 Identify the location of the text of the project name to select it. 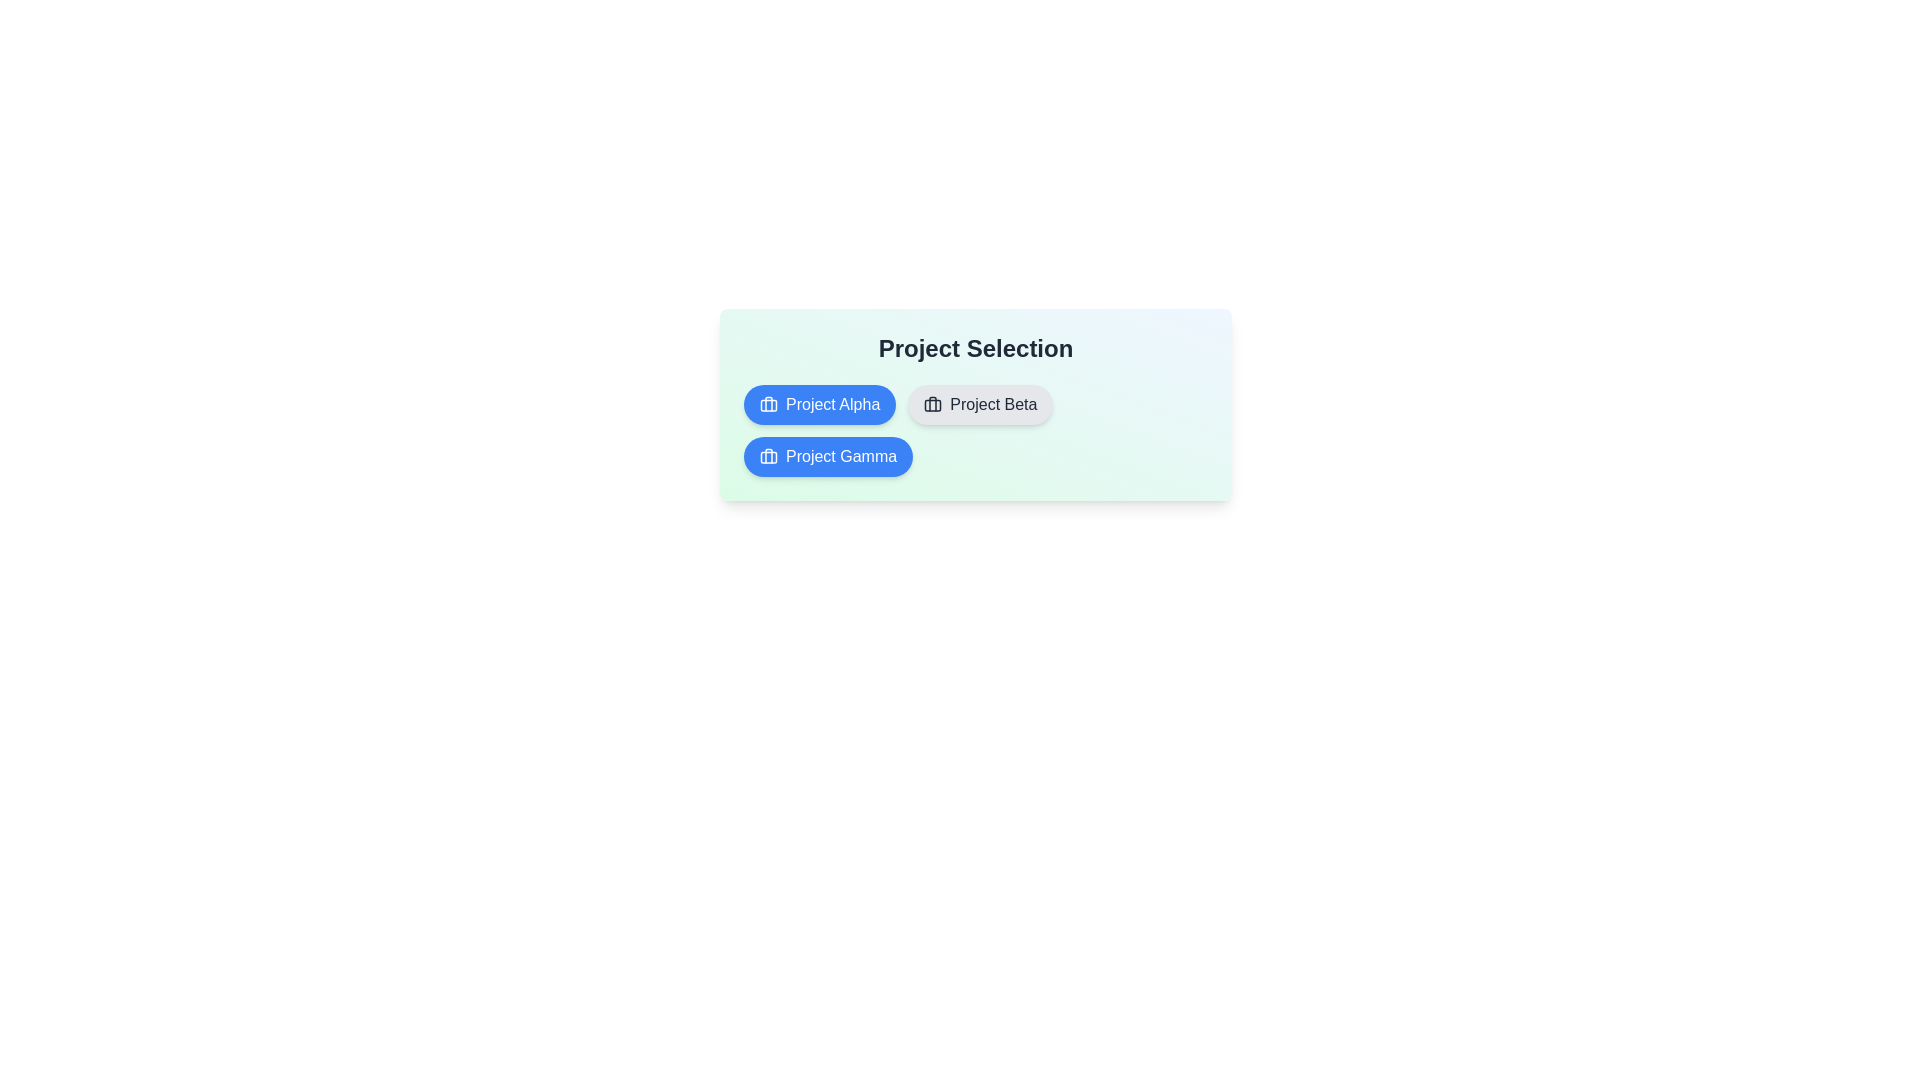
(820, 405).